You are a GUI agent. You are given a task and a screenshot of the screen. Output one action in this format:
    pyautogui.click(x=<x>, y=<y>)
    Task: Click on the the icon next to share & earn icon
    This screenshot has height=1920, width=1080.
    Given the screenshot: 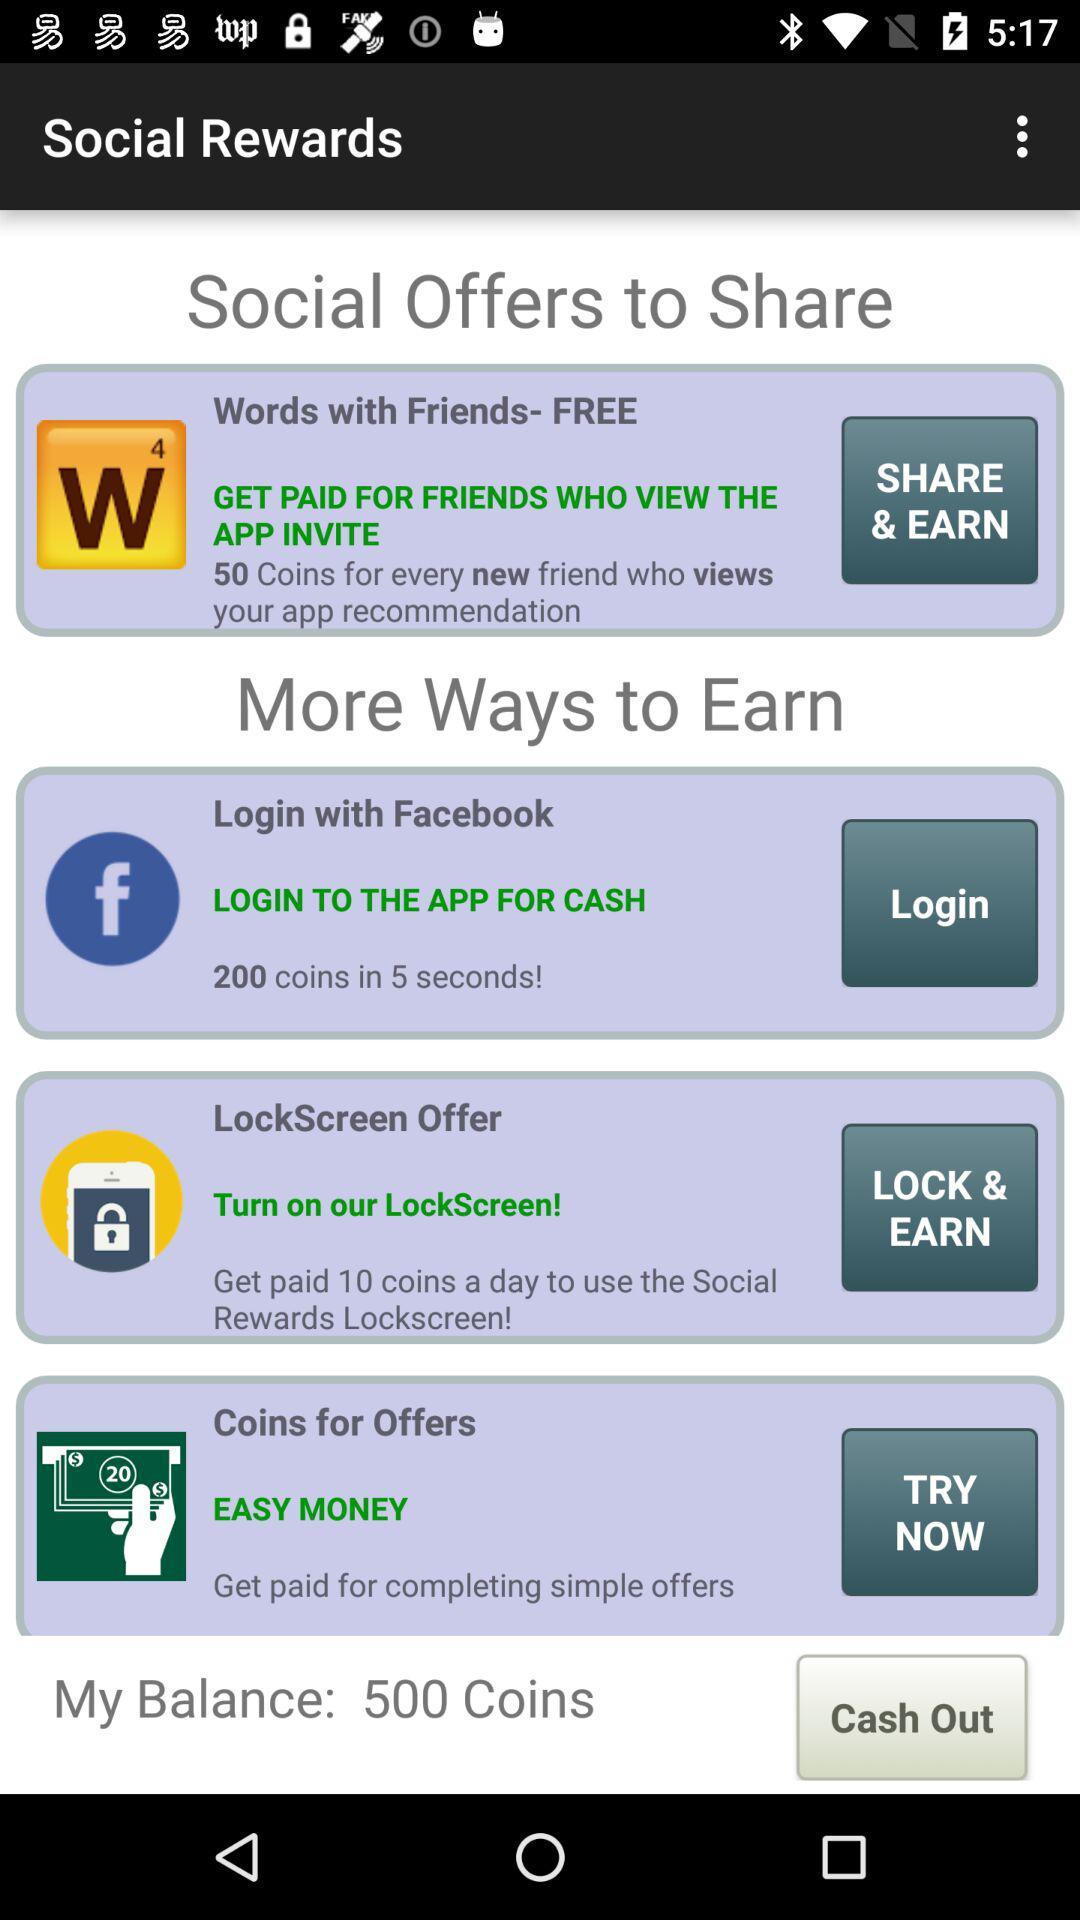 What is the action you would take?
    pyautogui.click(x=519, y=427)
    